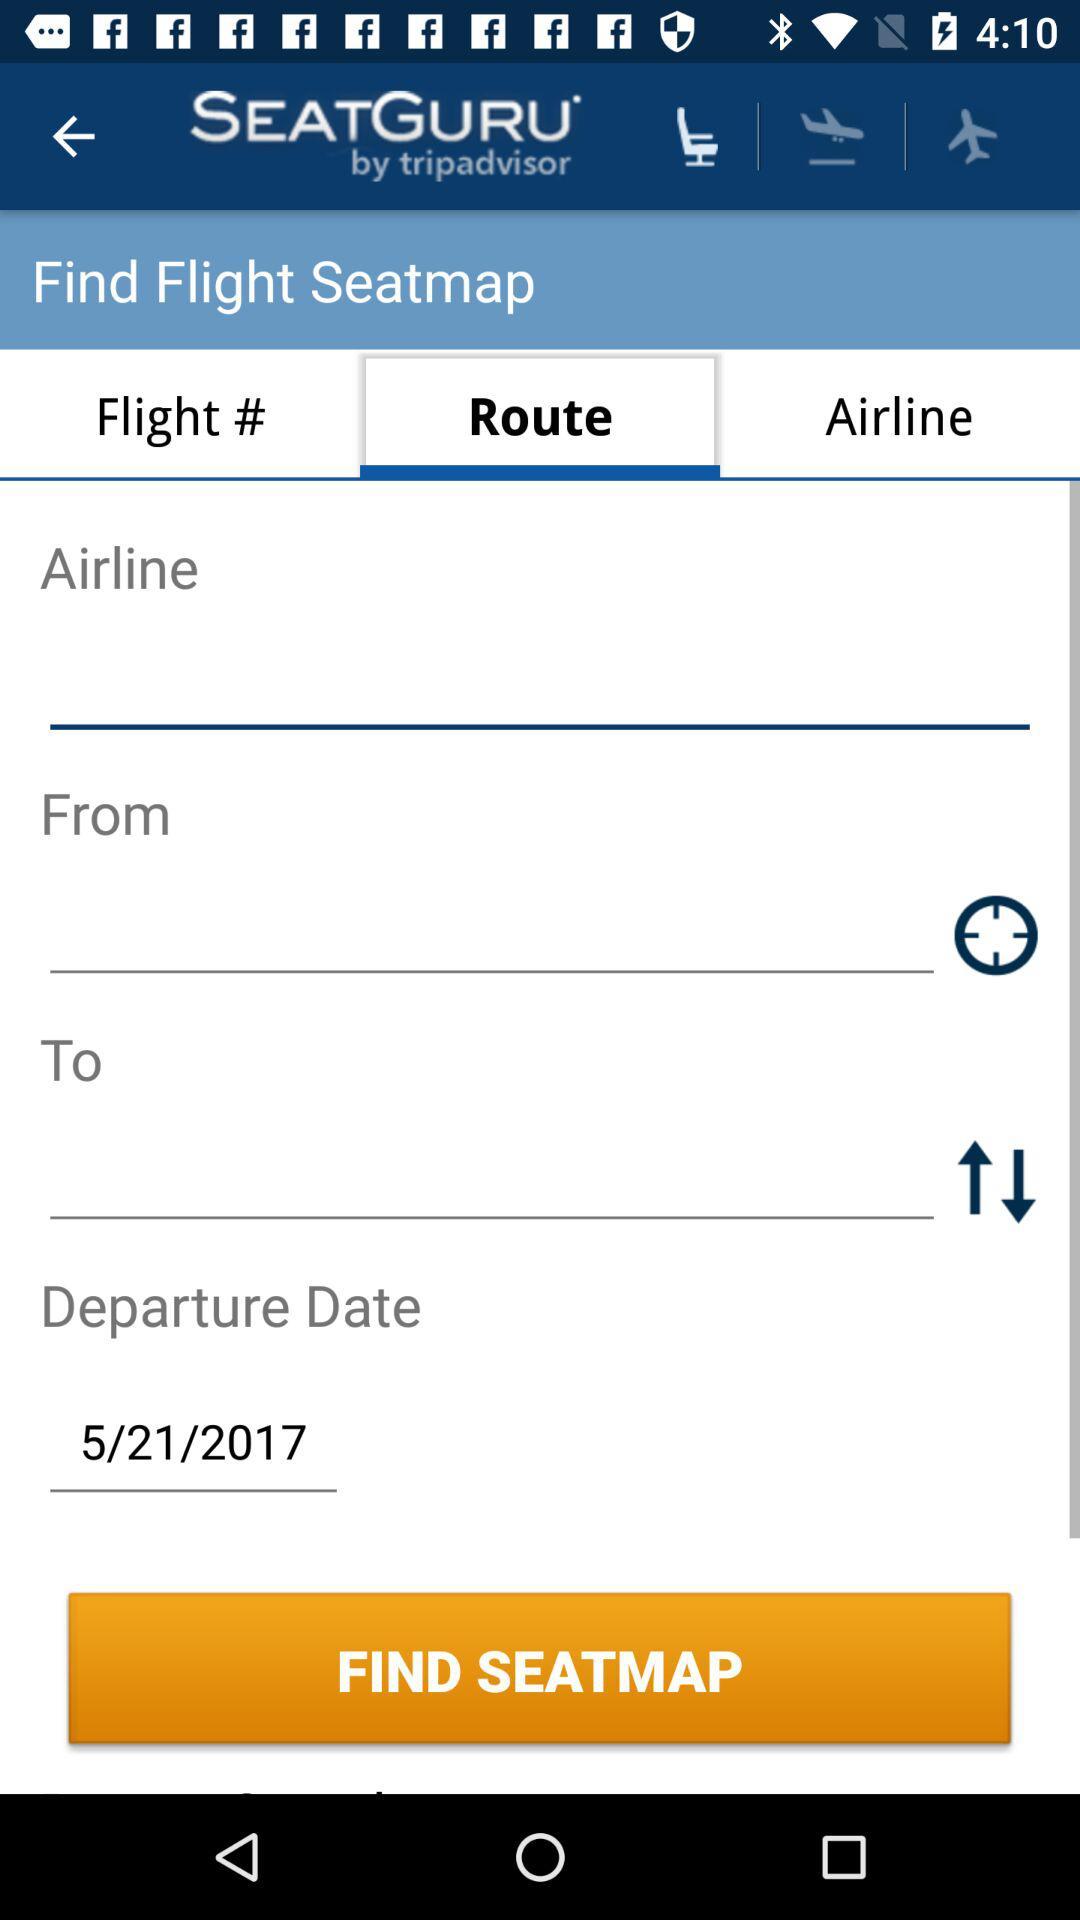 This screenshot has height=1920, width=1080. What do you see at coordinates (996, 934) in the screenshot?
I see `the location_crosshair icon` at bounding box center [996, 934].